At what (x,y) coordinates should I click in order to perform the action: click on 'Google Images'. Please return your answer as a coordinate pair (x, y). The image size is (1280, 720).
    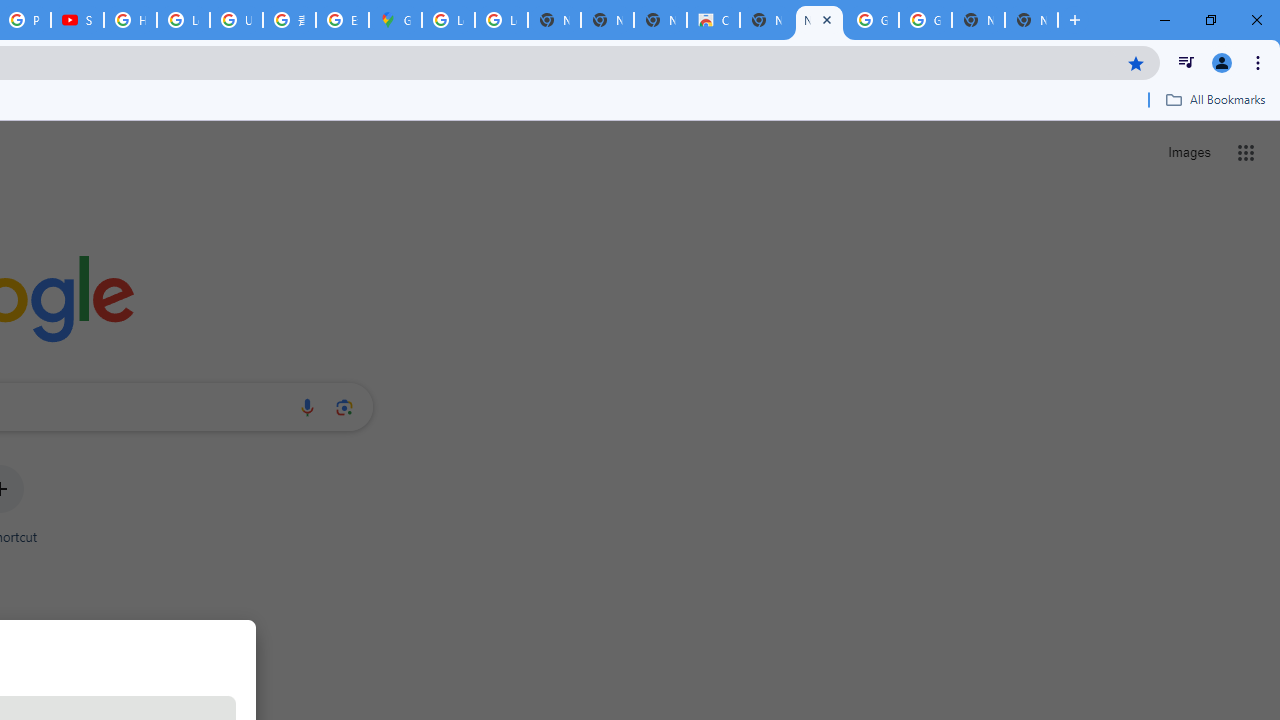
    Looking at the image, I should click on (872, 20).